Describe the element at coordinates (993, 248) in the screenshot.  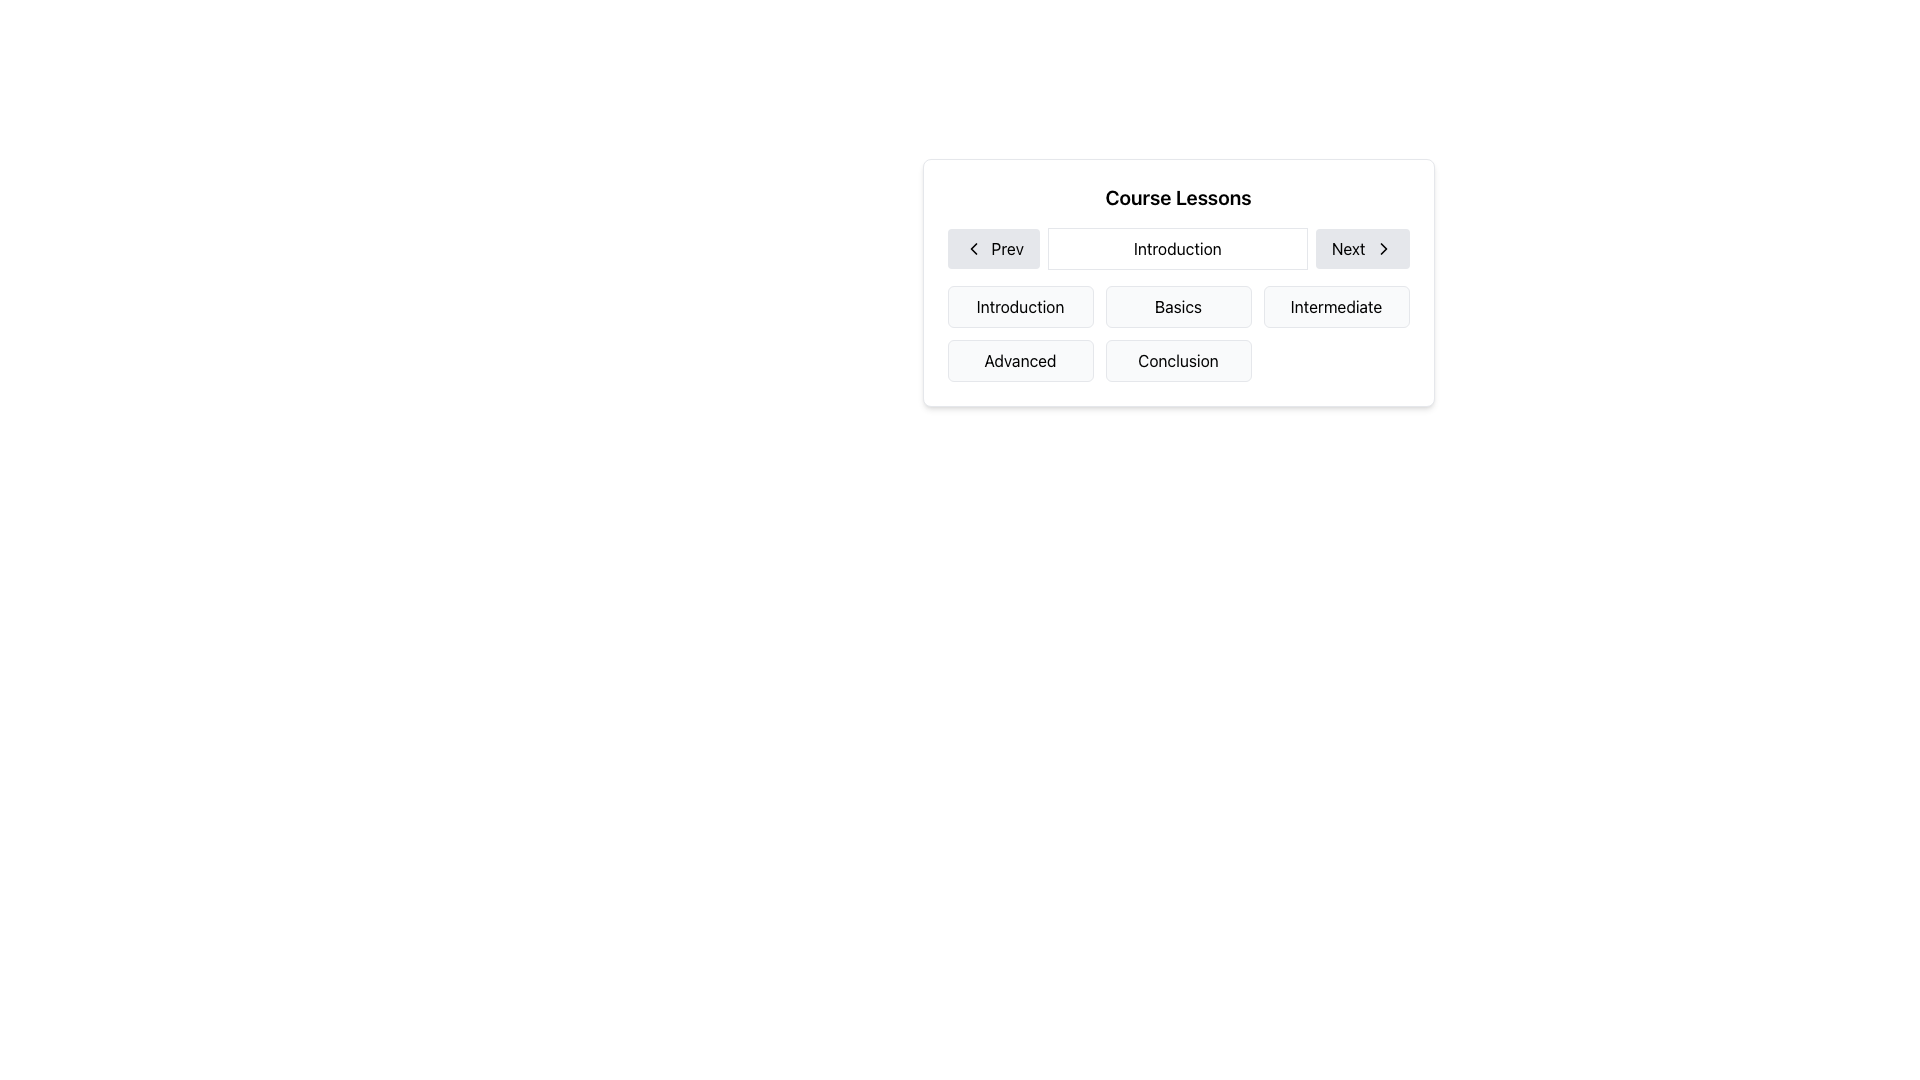
I see `the leftmost navigation button at the top of the page section` at that location.